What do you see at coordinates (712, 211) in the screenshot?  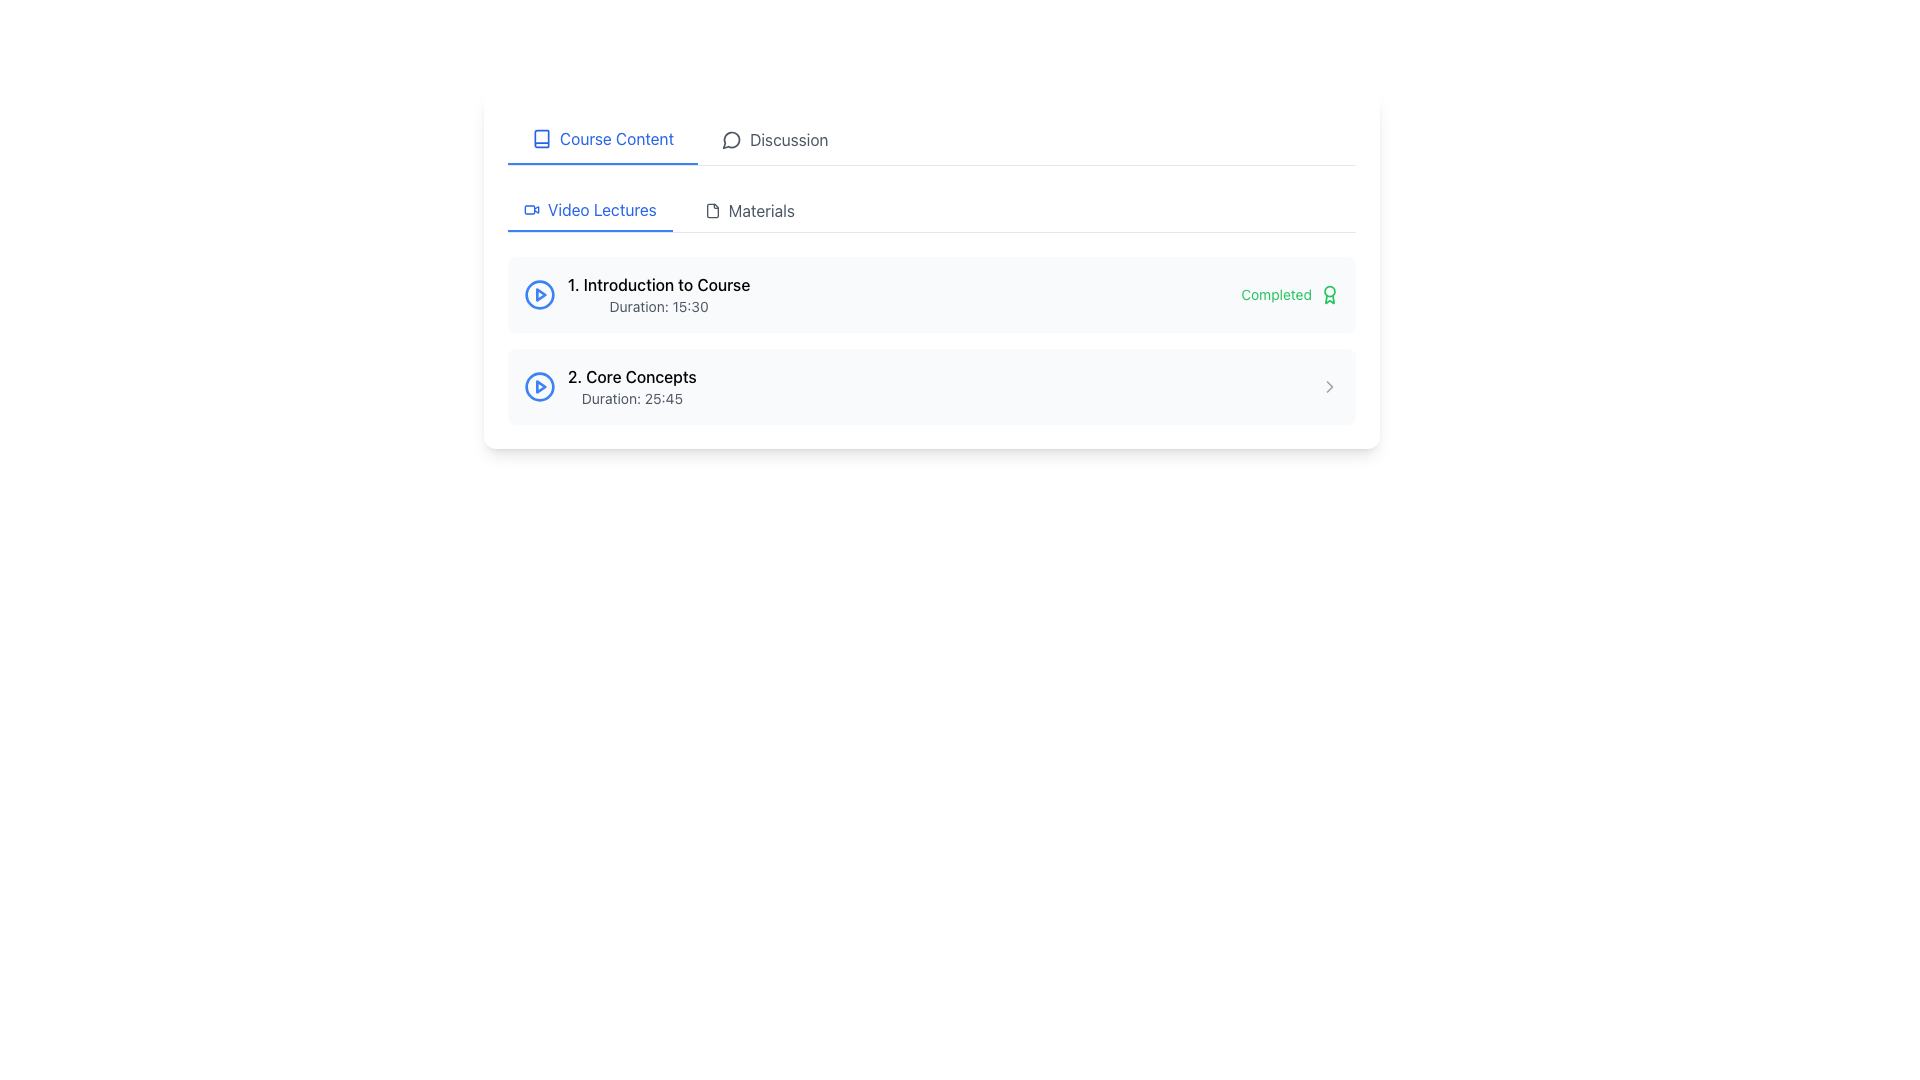 I see `the small file icon element, which is represented by an outline of a rectangular file with a curled top-right corner, located to the left of the 'Materials' label` at bounding box center [712, 211].